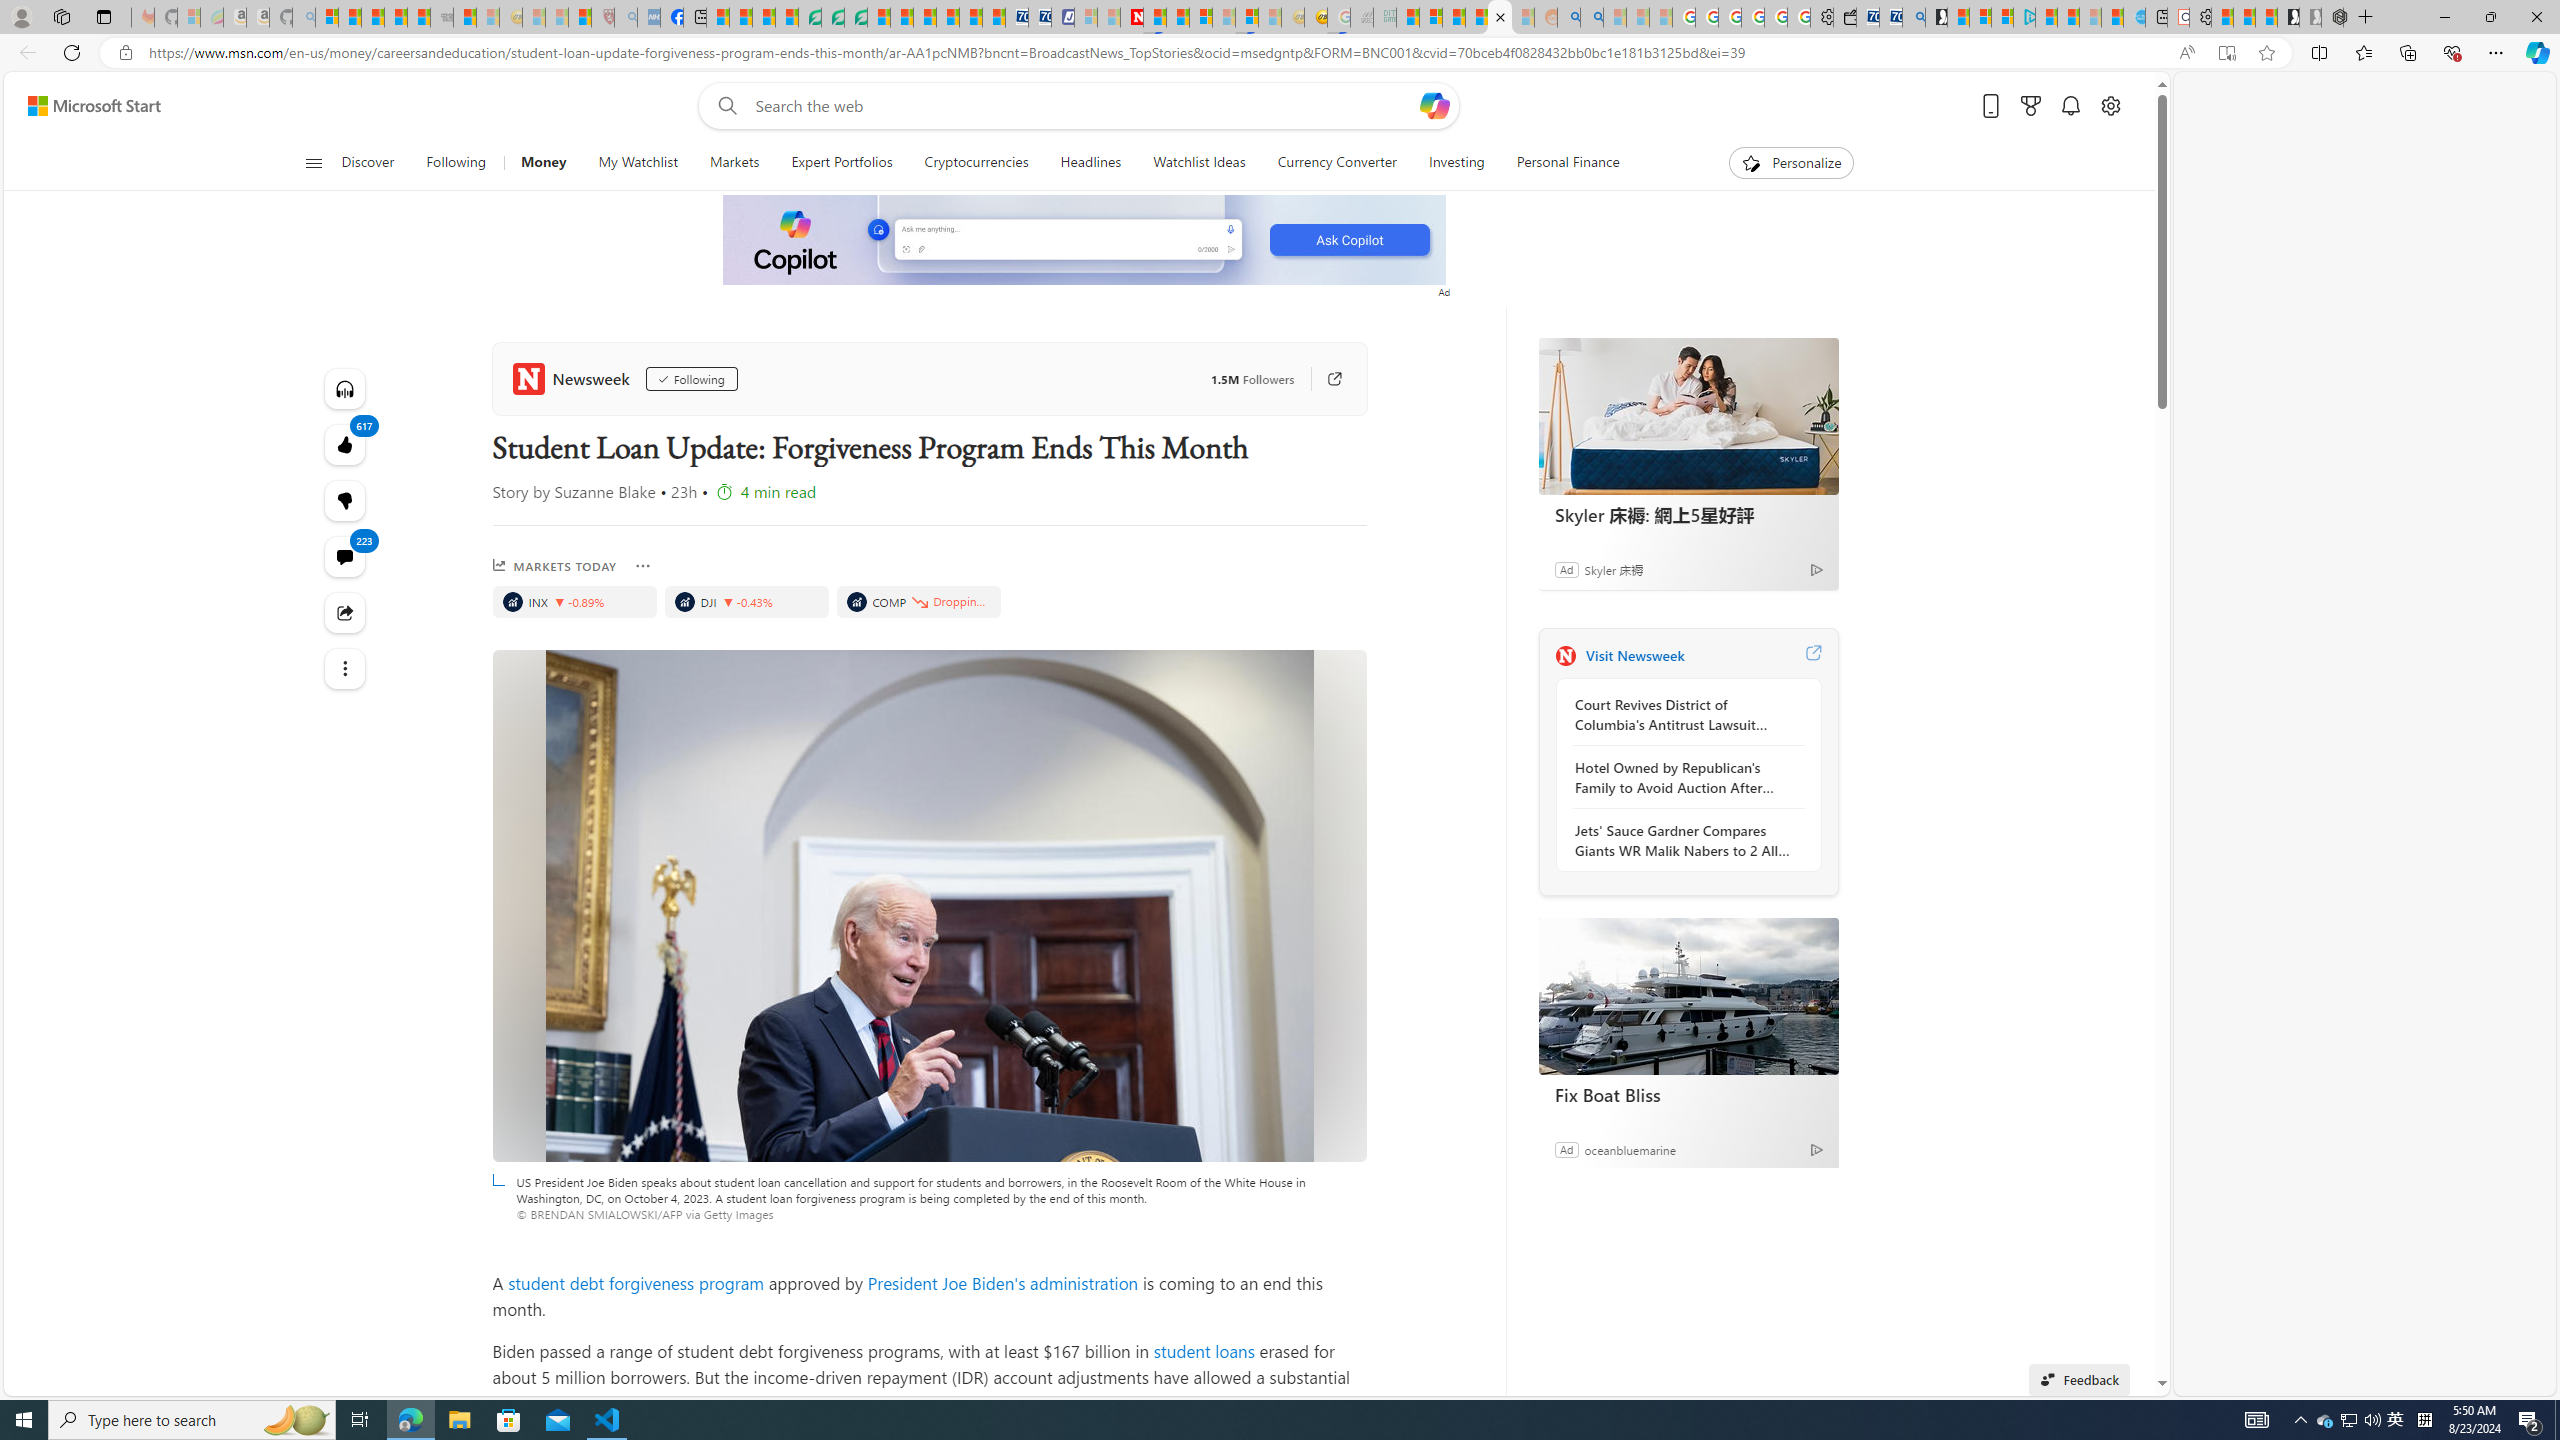 The width and height of the screenshot is (2560, 1440). I want to click on 'Markets', so click(733, 162).